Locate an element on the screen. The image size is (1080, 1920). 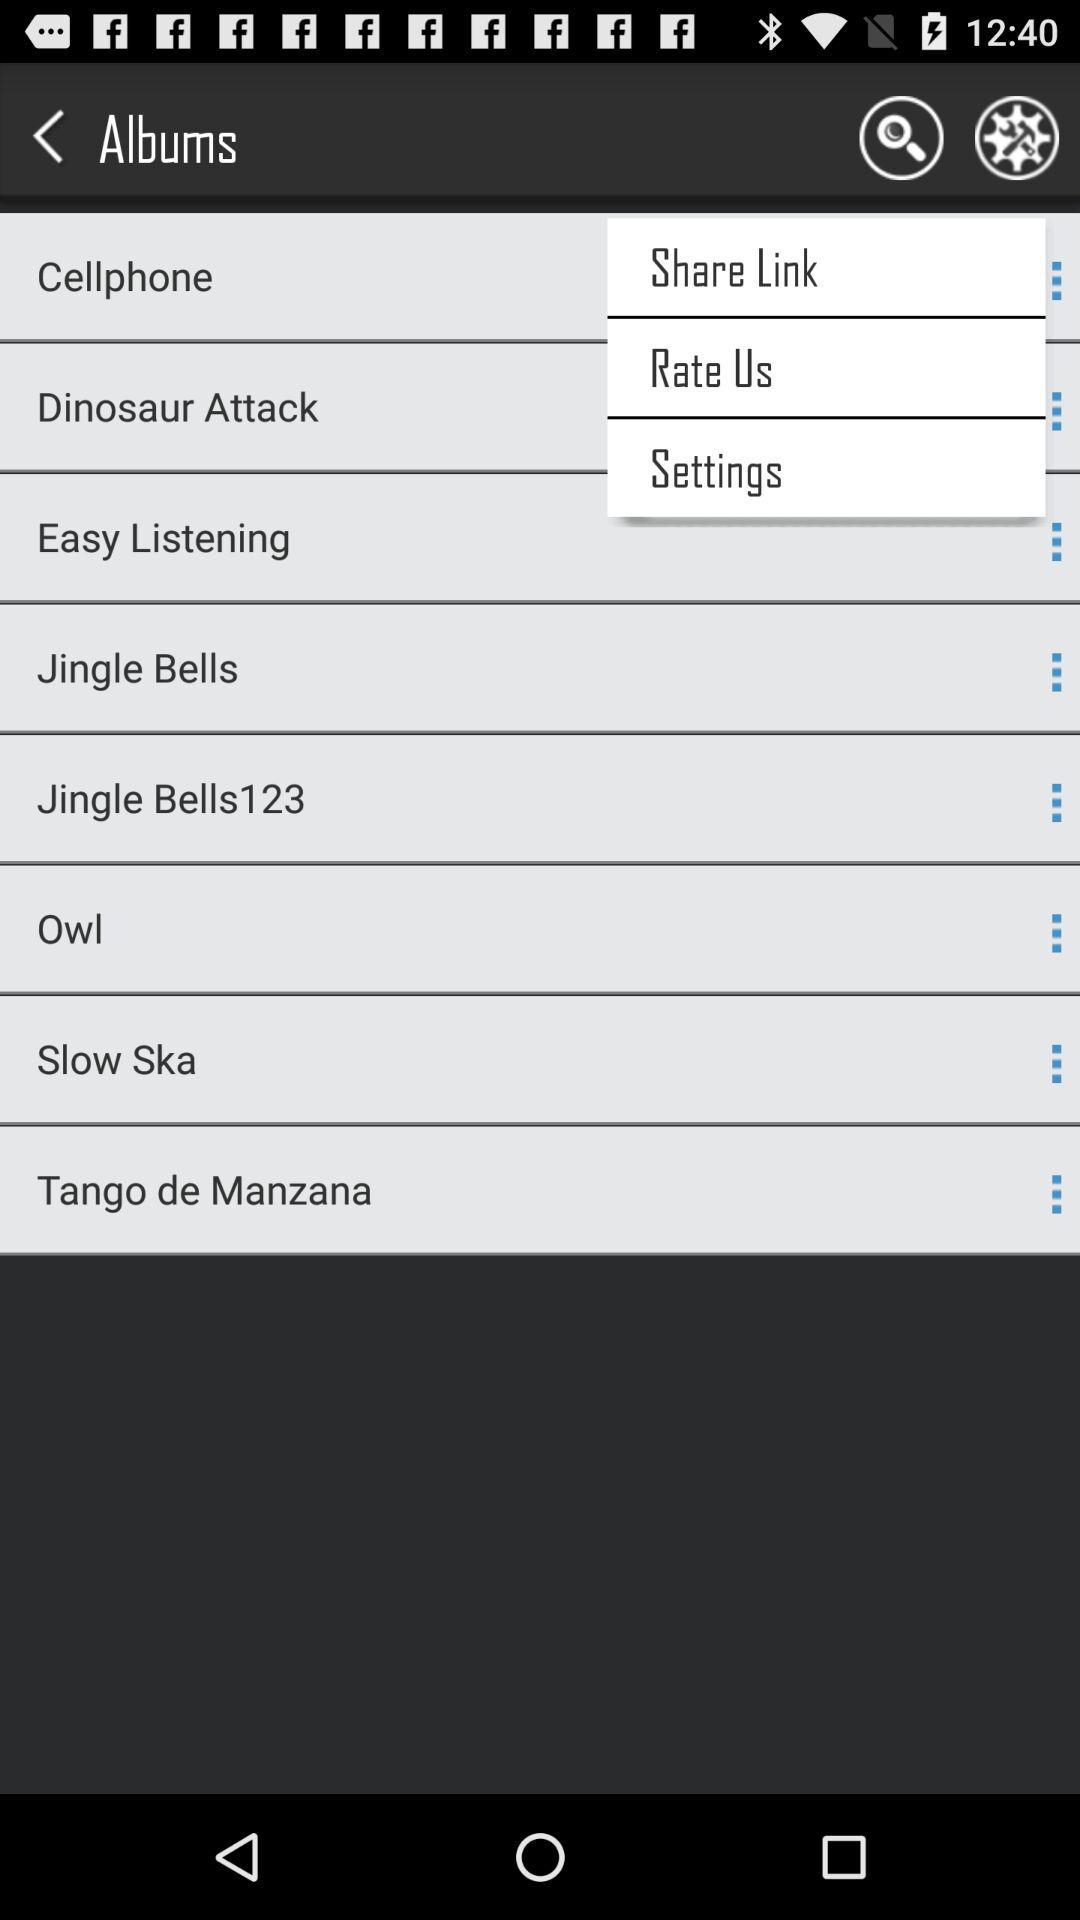
search is located at coordinates (902, 137).